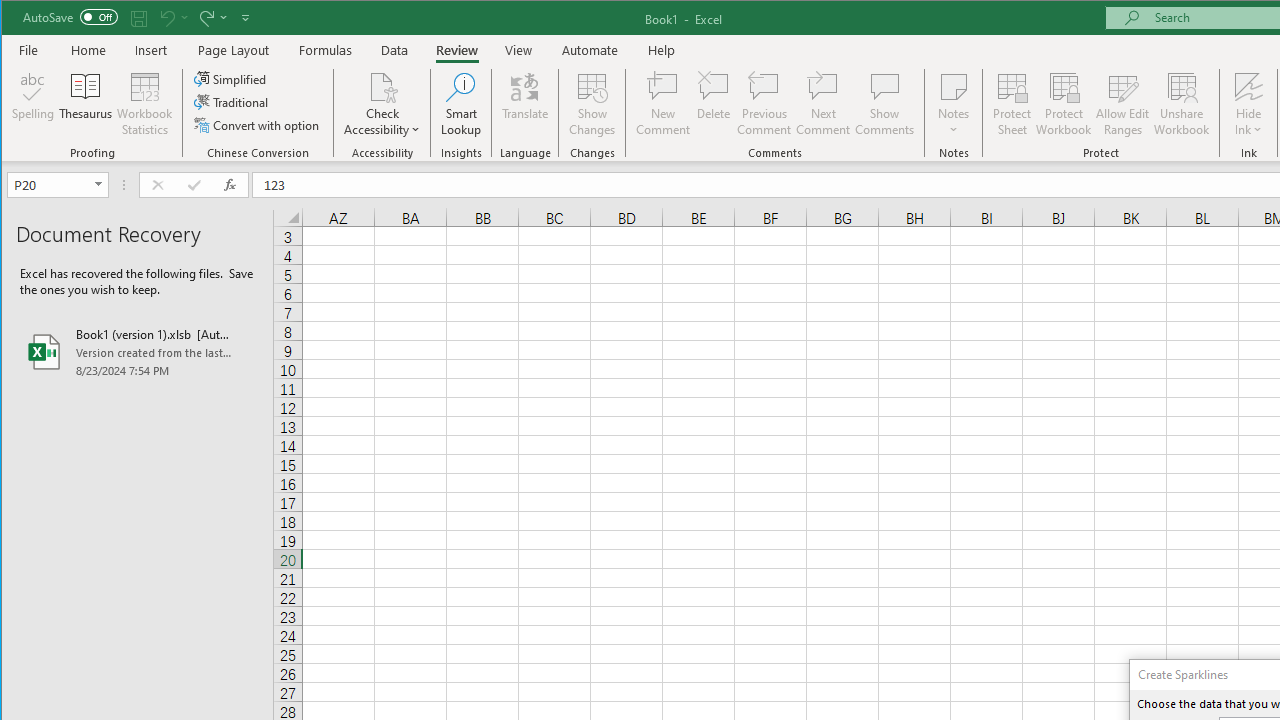 This screenshot has width=1280, height=720. Describe the element at coordinates (525, 104) in the screenshot. I see `'Translate'` at that location.